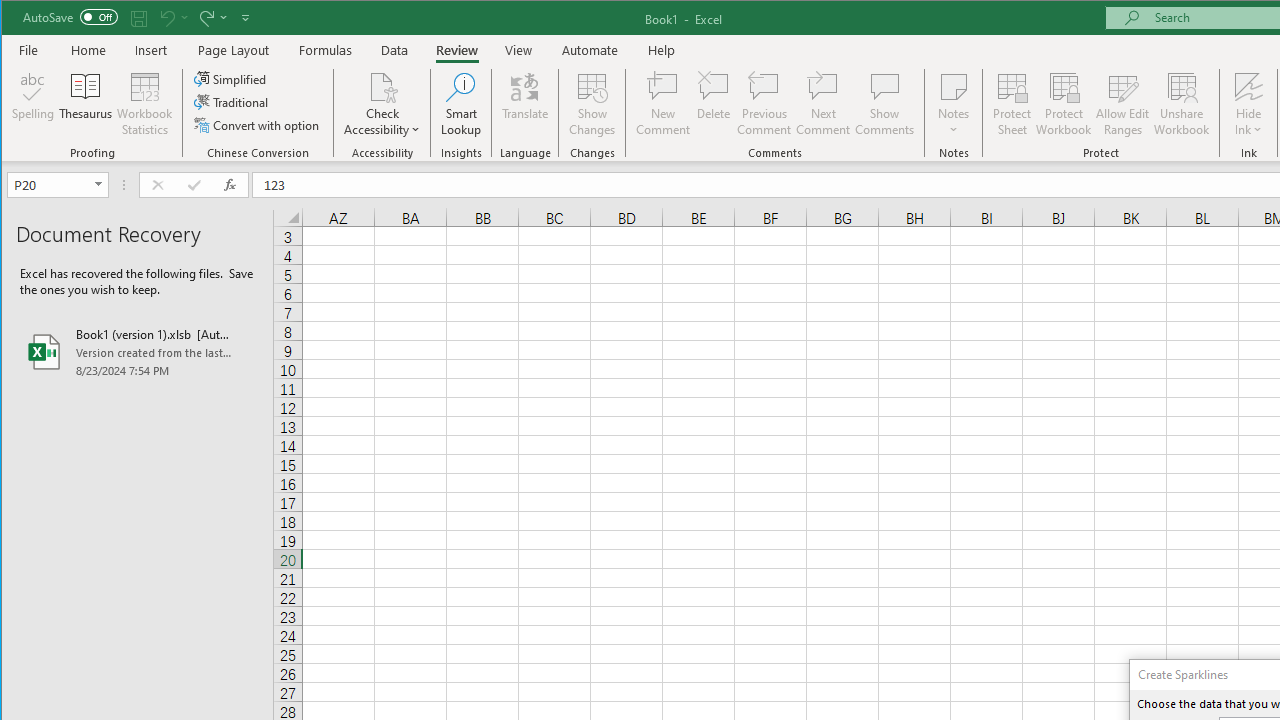 This screenshot has width=1280, height=720. Describe the element at coordinates (525, 104) in the screenshot. I see `'Translate'` at that location.